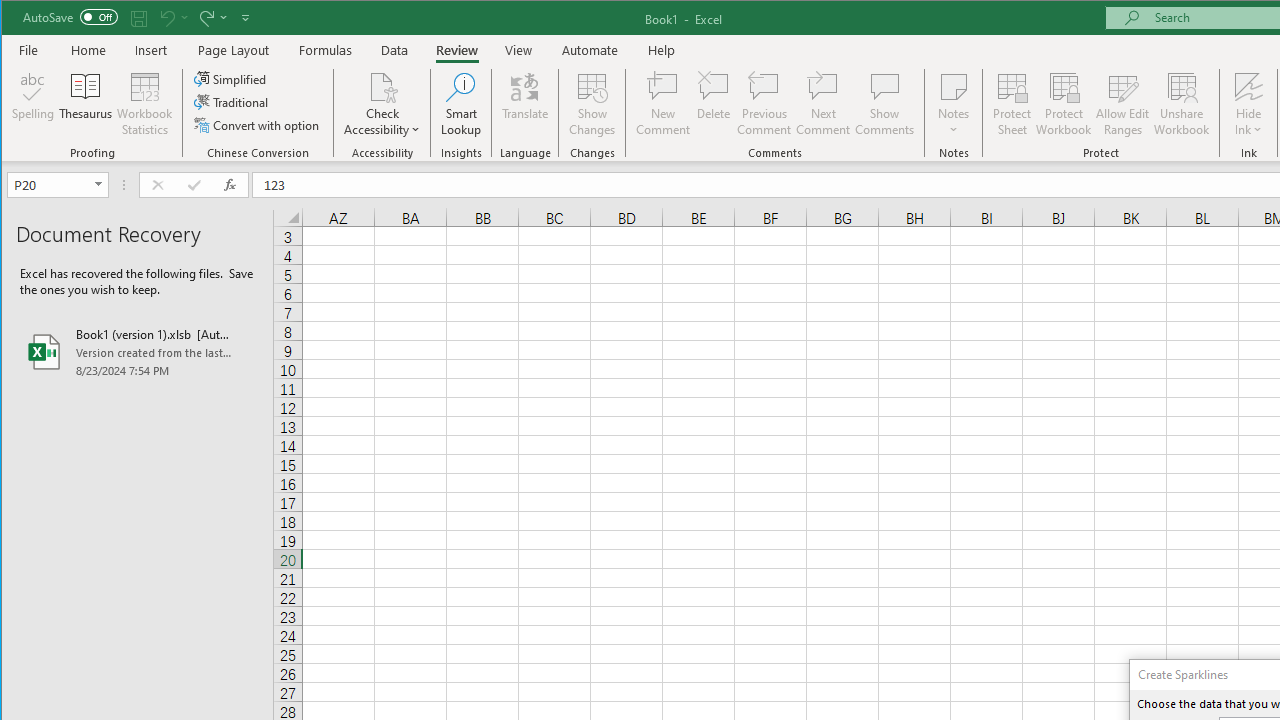 This screenshot has width=1280, height=720. Describe the element at coordinates (525, 104) in the screenshot. I see `'Translate'` at that location.